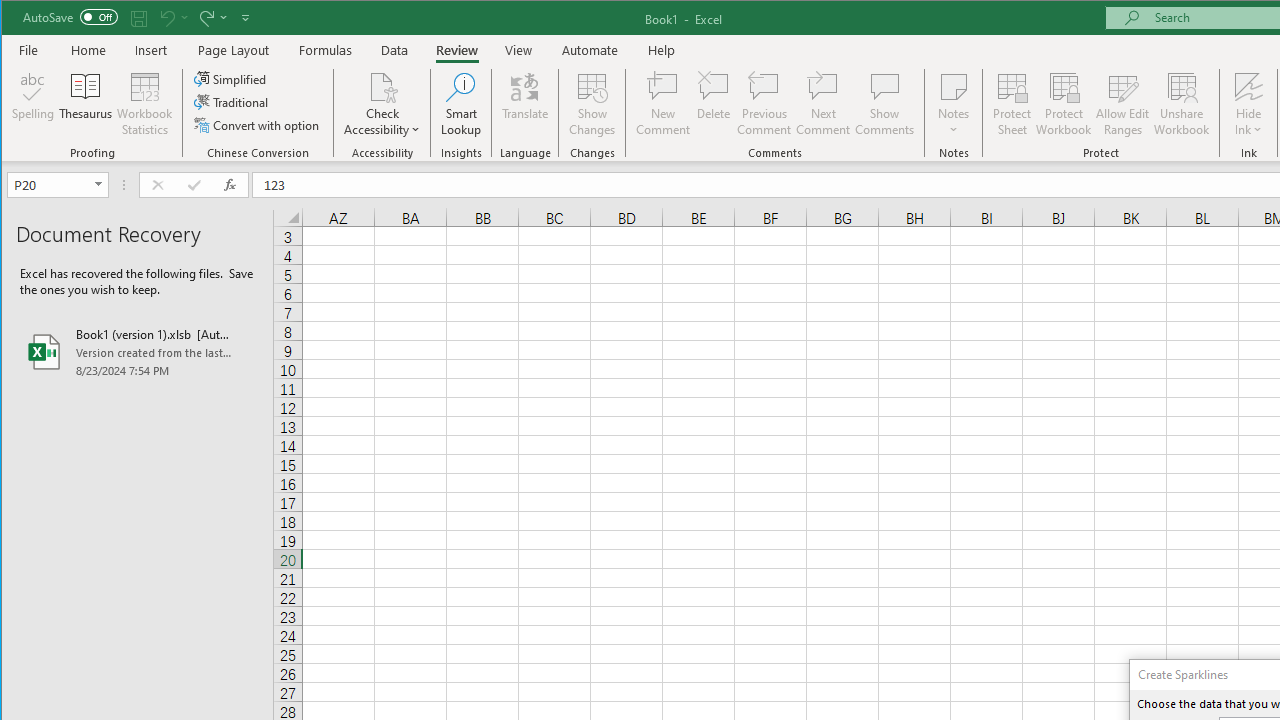 This screenshot has width=1280, height=720. Describe the element at coordinates (525, 104) in the screenshot. I see `'Translate'` at that location.